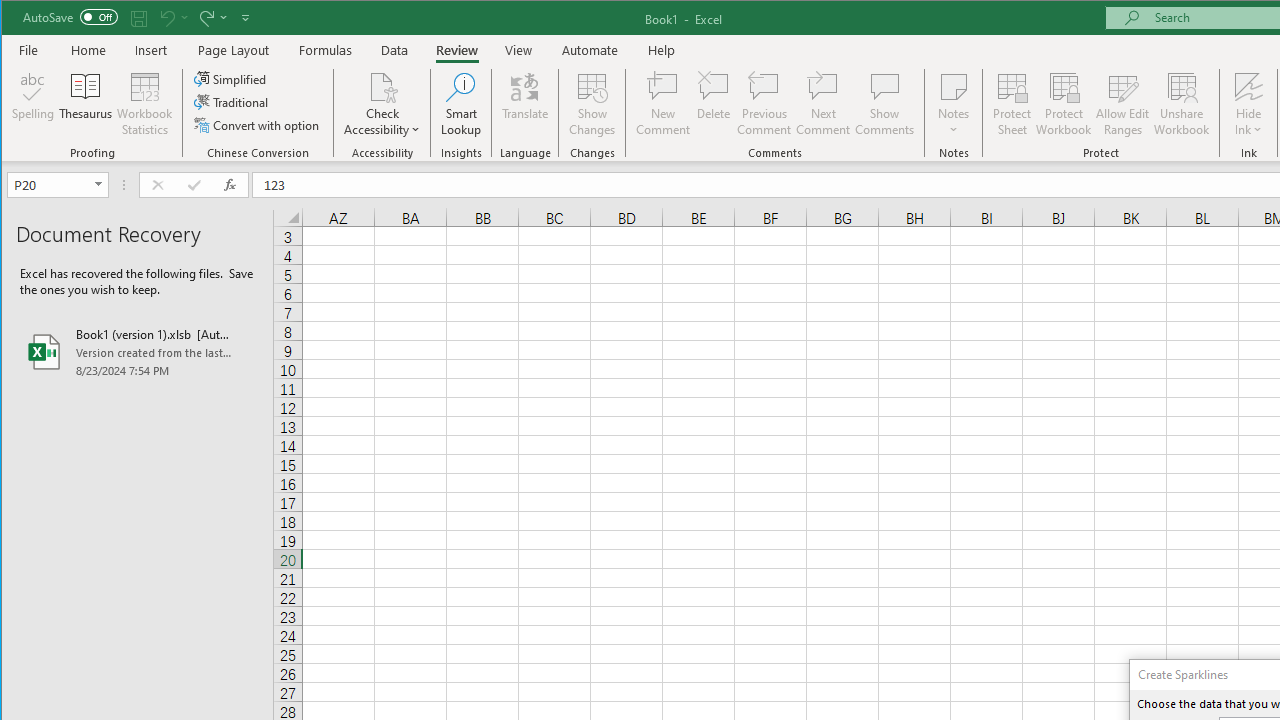 This screenshot has width=1280, height=720. Describe the element at coordinates (525, 104) in the screenshot. I see `'Translate'` at that location.